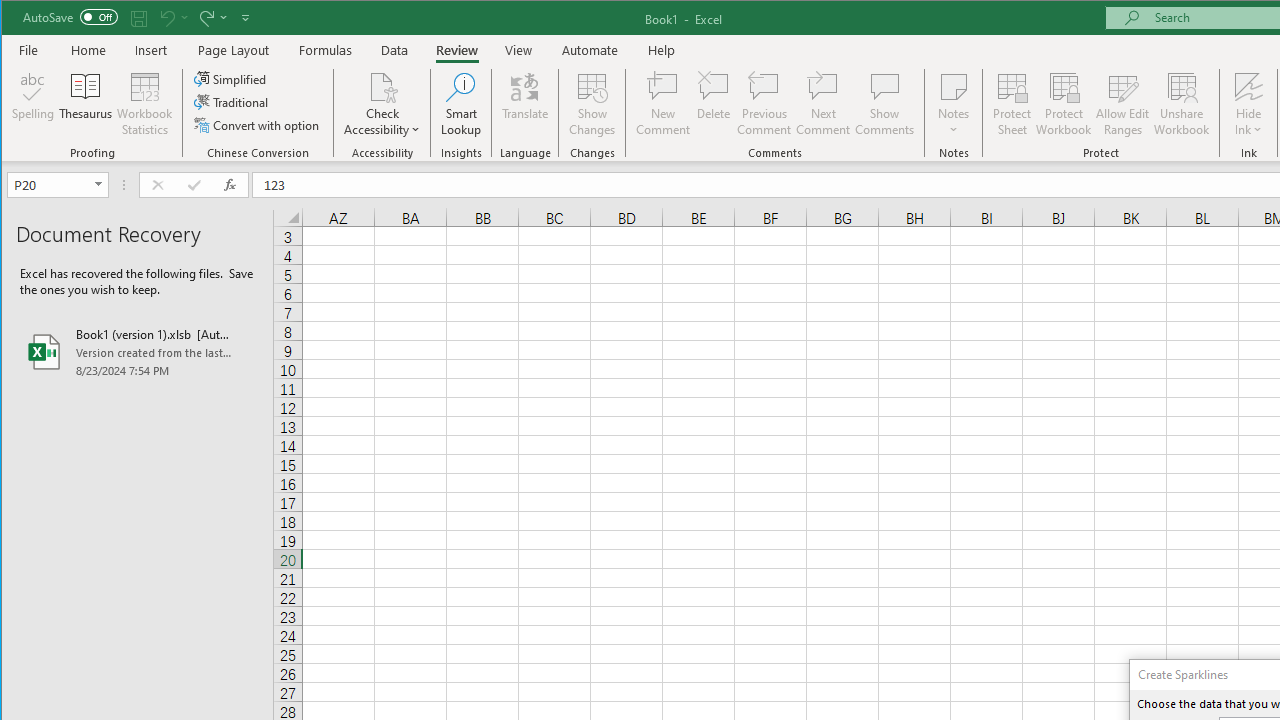 This screenshot has width=1280, height=720. Describe the element at coordinates (525, 104) in the screenshot. I see `'Translate'` at that location.